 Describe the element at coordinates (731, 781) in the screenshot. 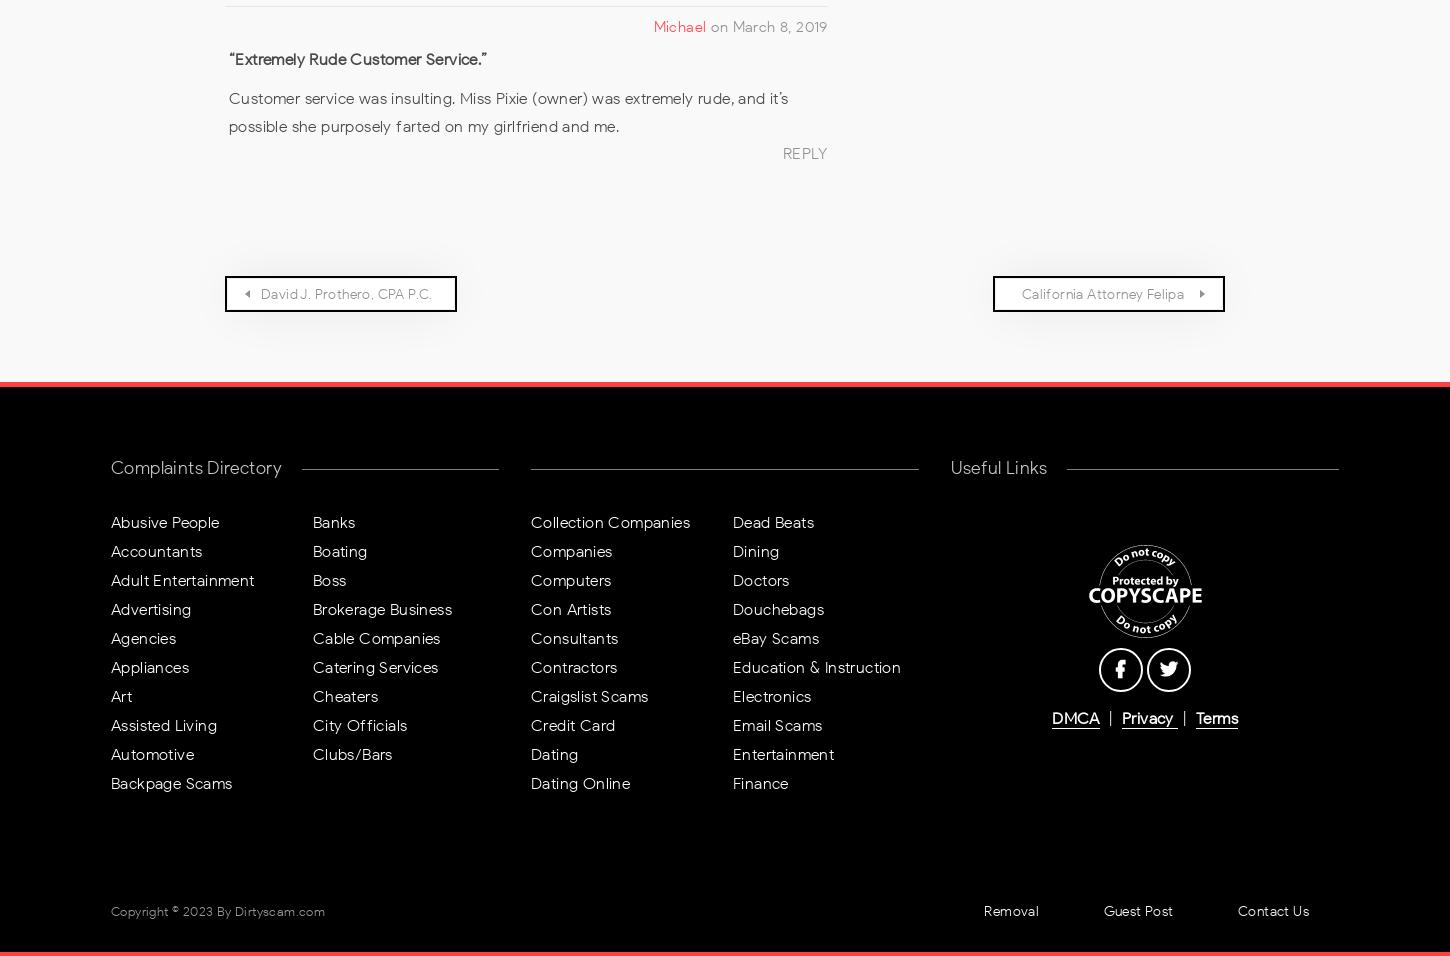

I see `'Finance'` at that location.